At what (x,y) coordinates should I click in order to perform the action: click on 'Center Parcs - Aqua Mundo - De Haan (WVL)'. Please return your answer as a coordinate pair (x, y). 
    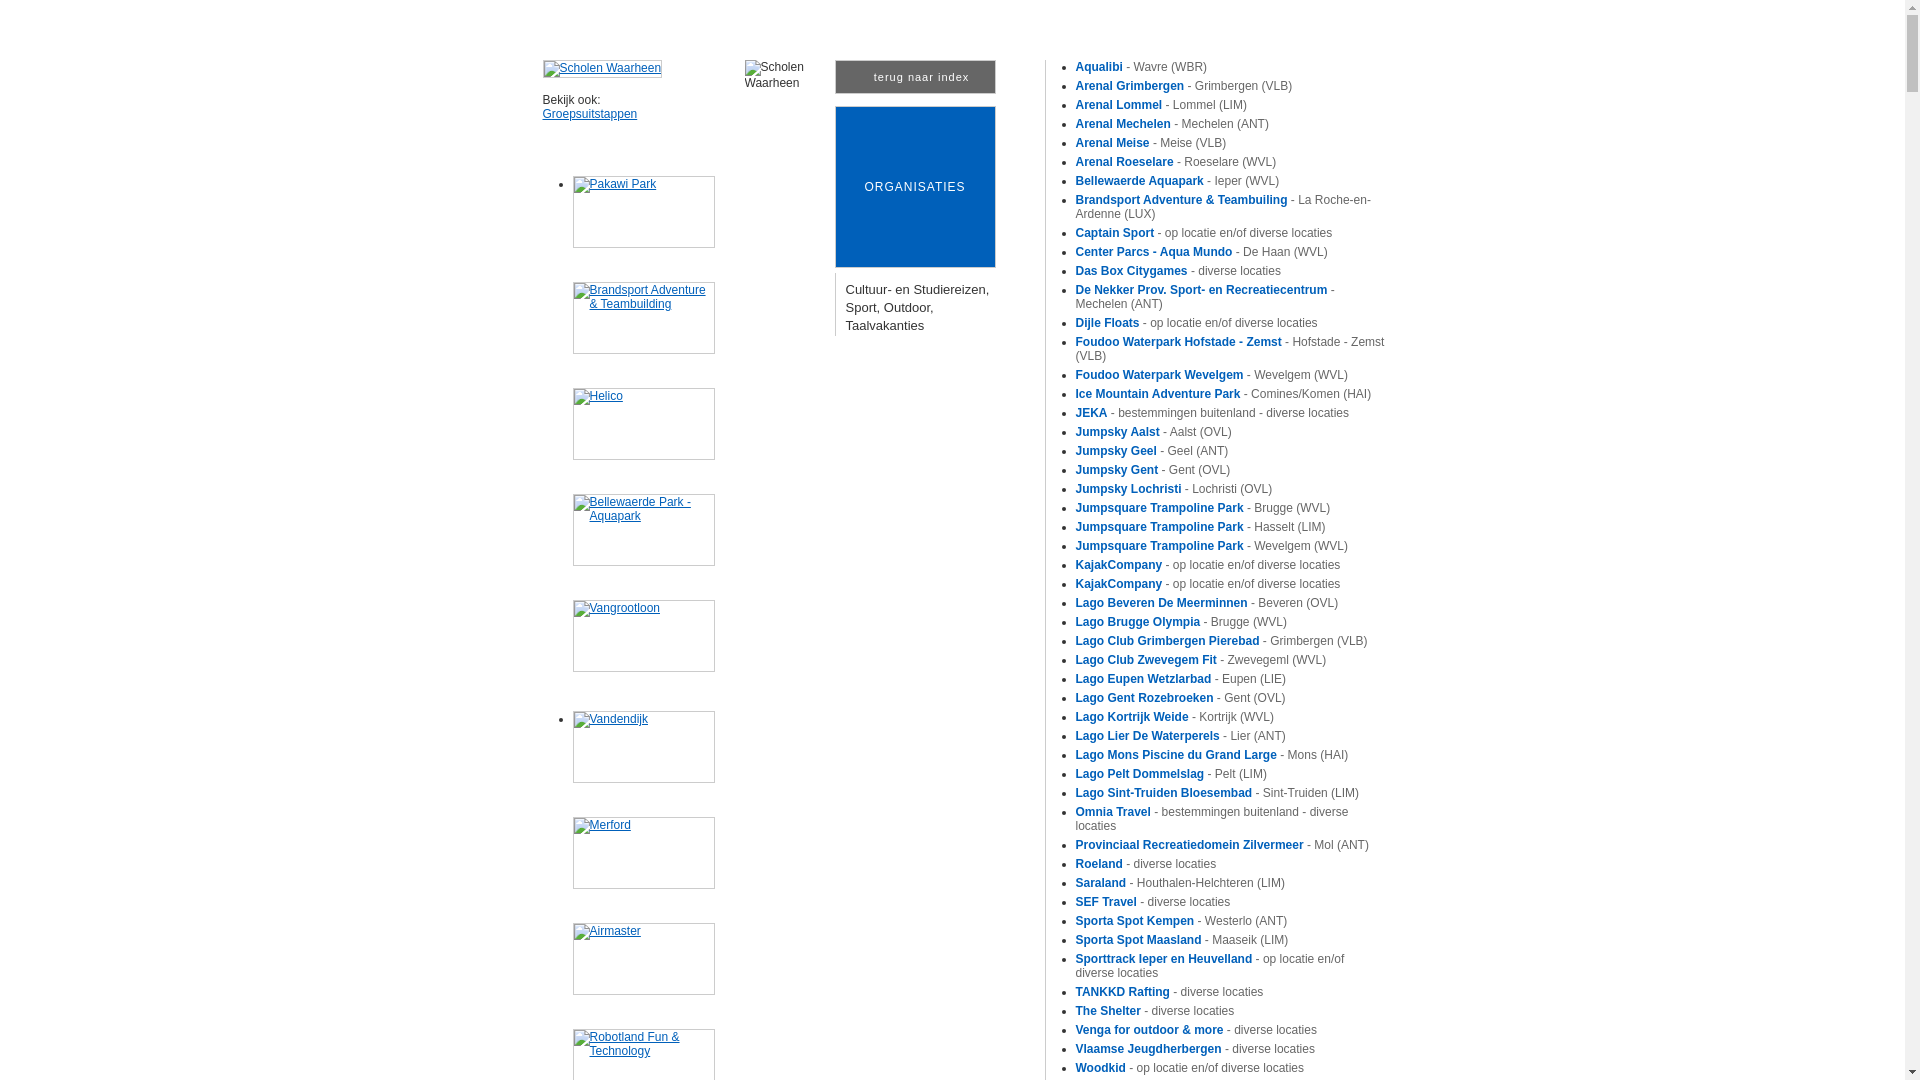
    Looking at the image, I should click on (1074, 250).